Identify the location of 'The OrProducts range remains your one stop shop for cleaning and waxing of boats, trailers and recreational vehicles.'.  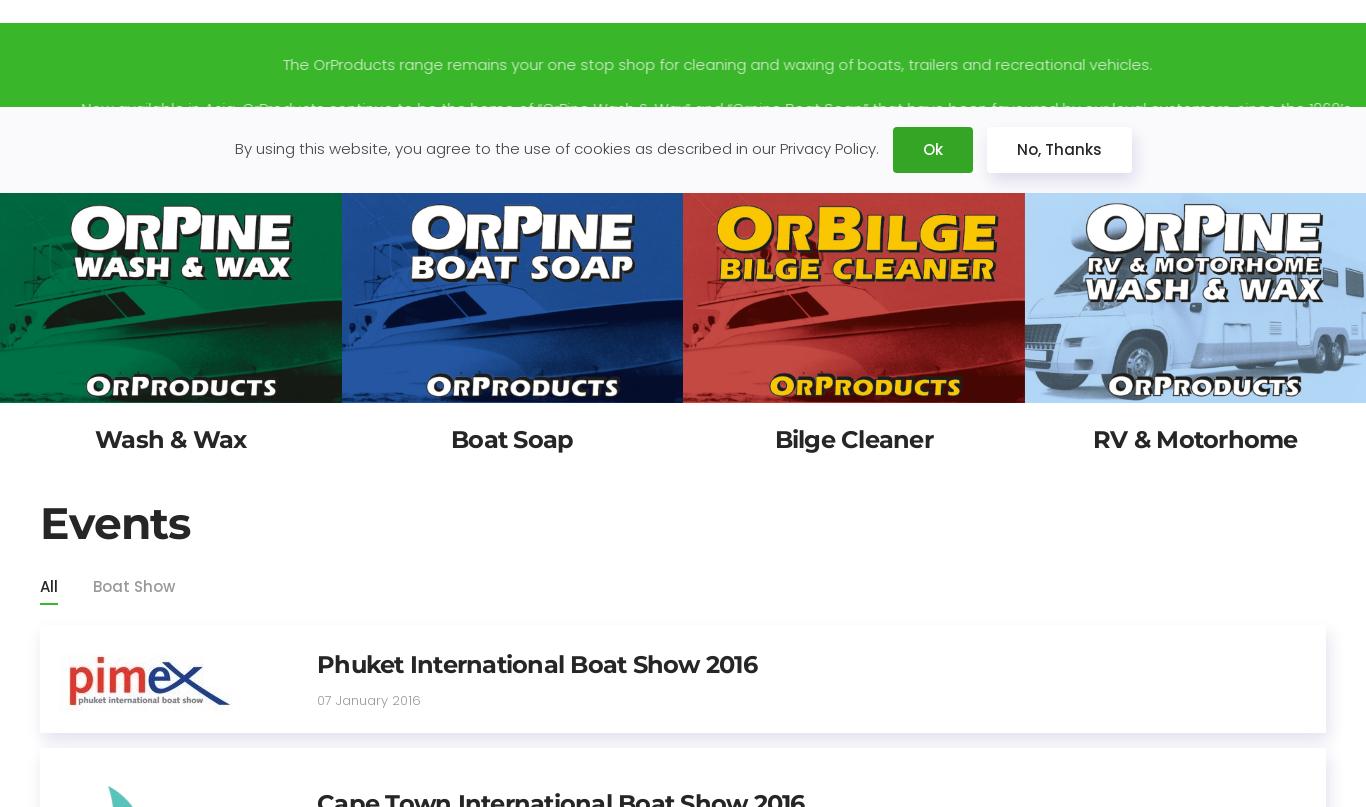
(681, 64).